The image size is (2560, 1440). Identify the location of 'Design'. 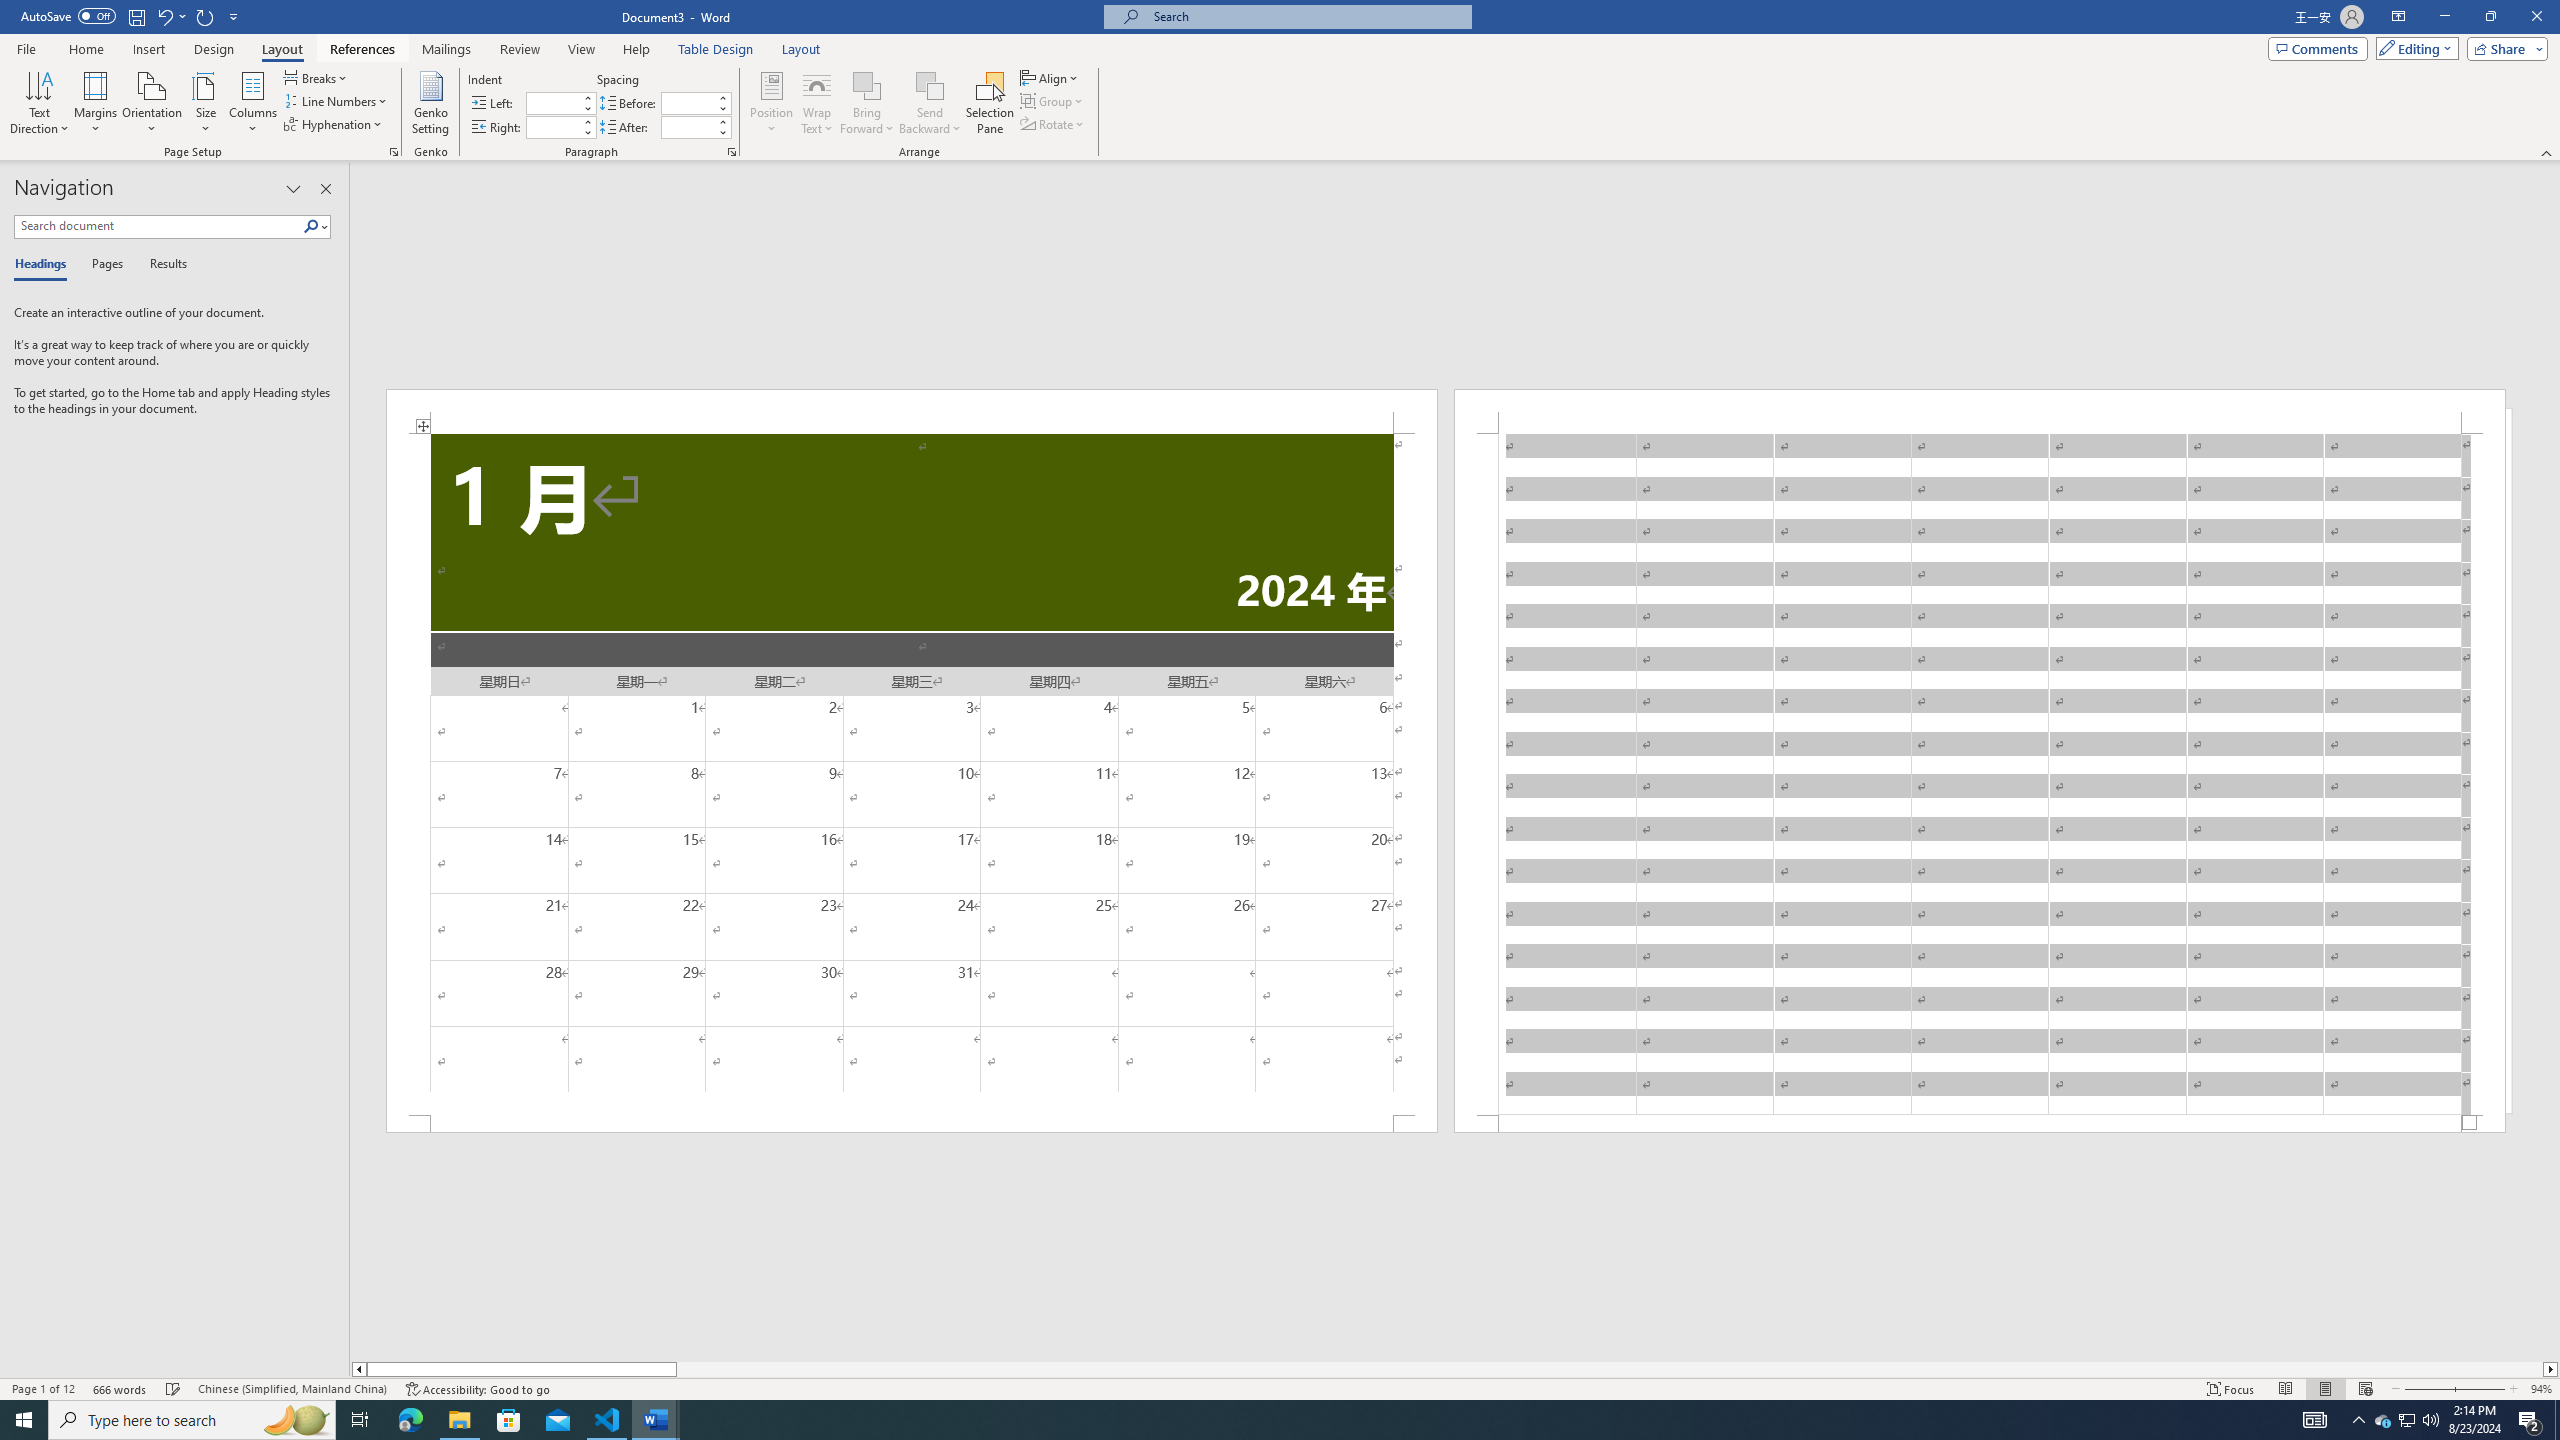
(215, 49).